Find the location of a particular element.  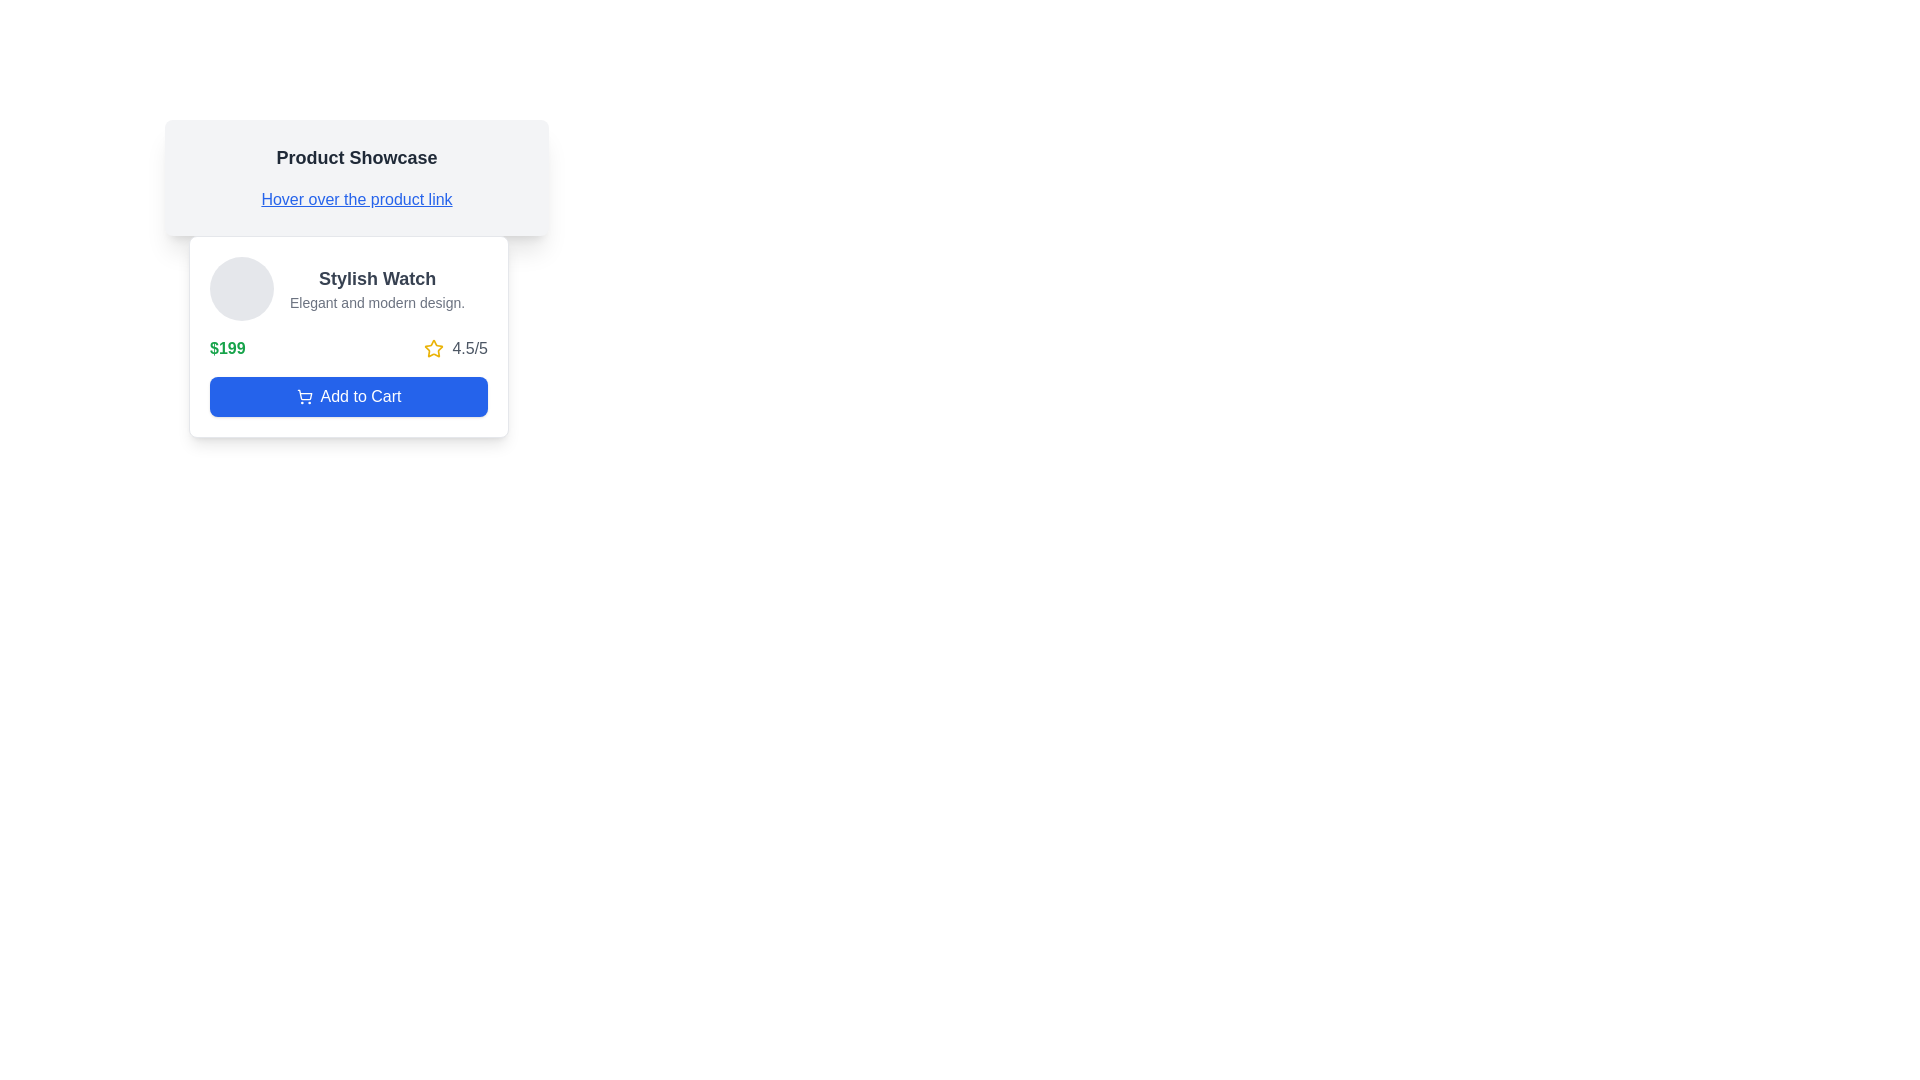

the rating value displayed by the star rating element located in the bottom-right area of the product card, adjacent to the green price tag ('$199') is located at coordinates (455, 347).